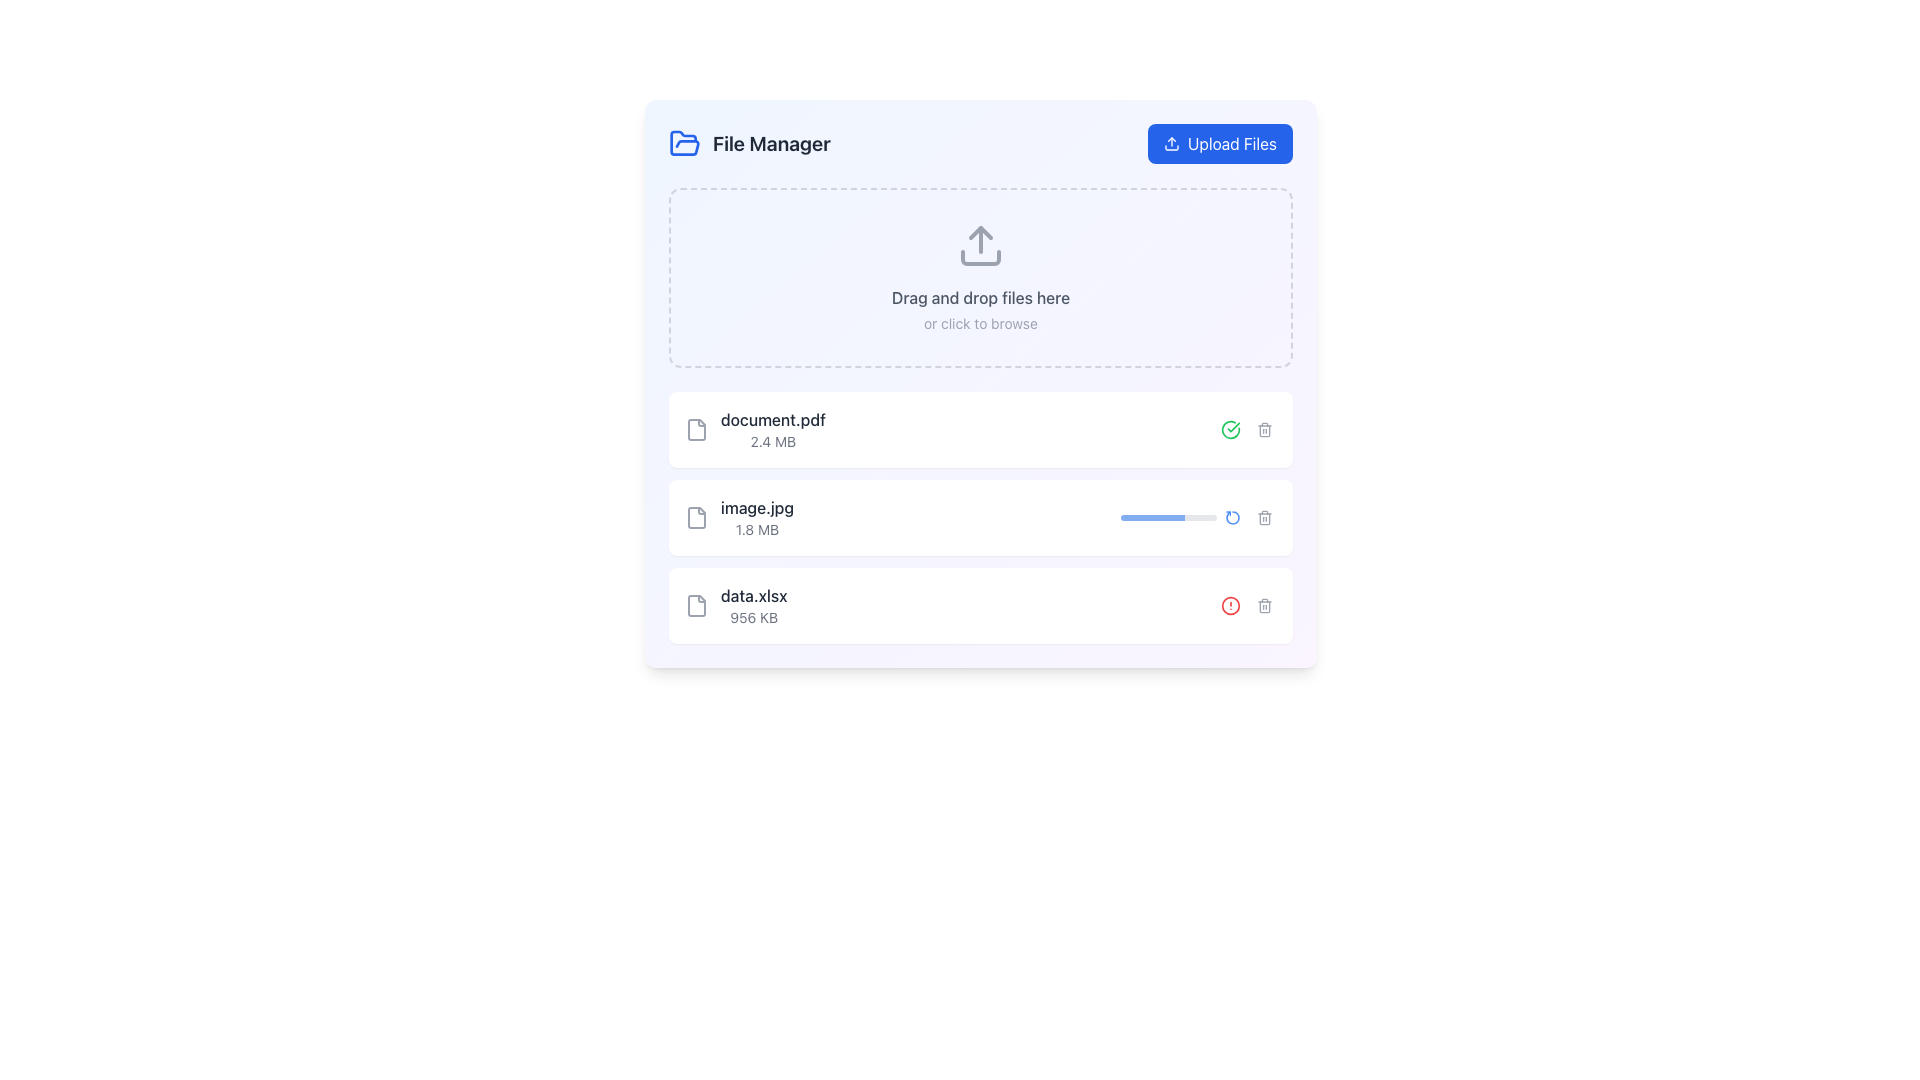  What do you see at coordinates (980, 297) in the screenshot?
I see `the text element displaying 'Drag and drop files here', which is styled with gray color and medium-weight font, located within the drag-and-drop upload area` at bounding box center [980, 297].